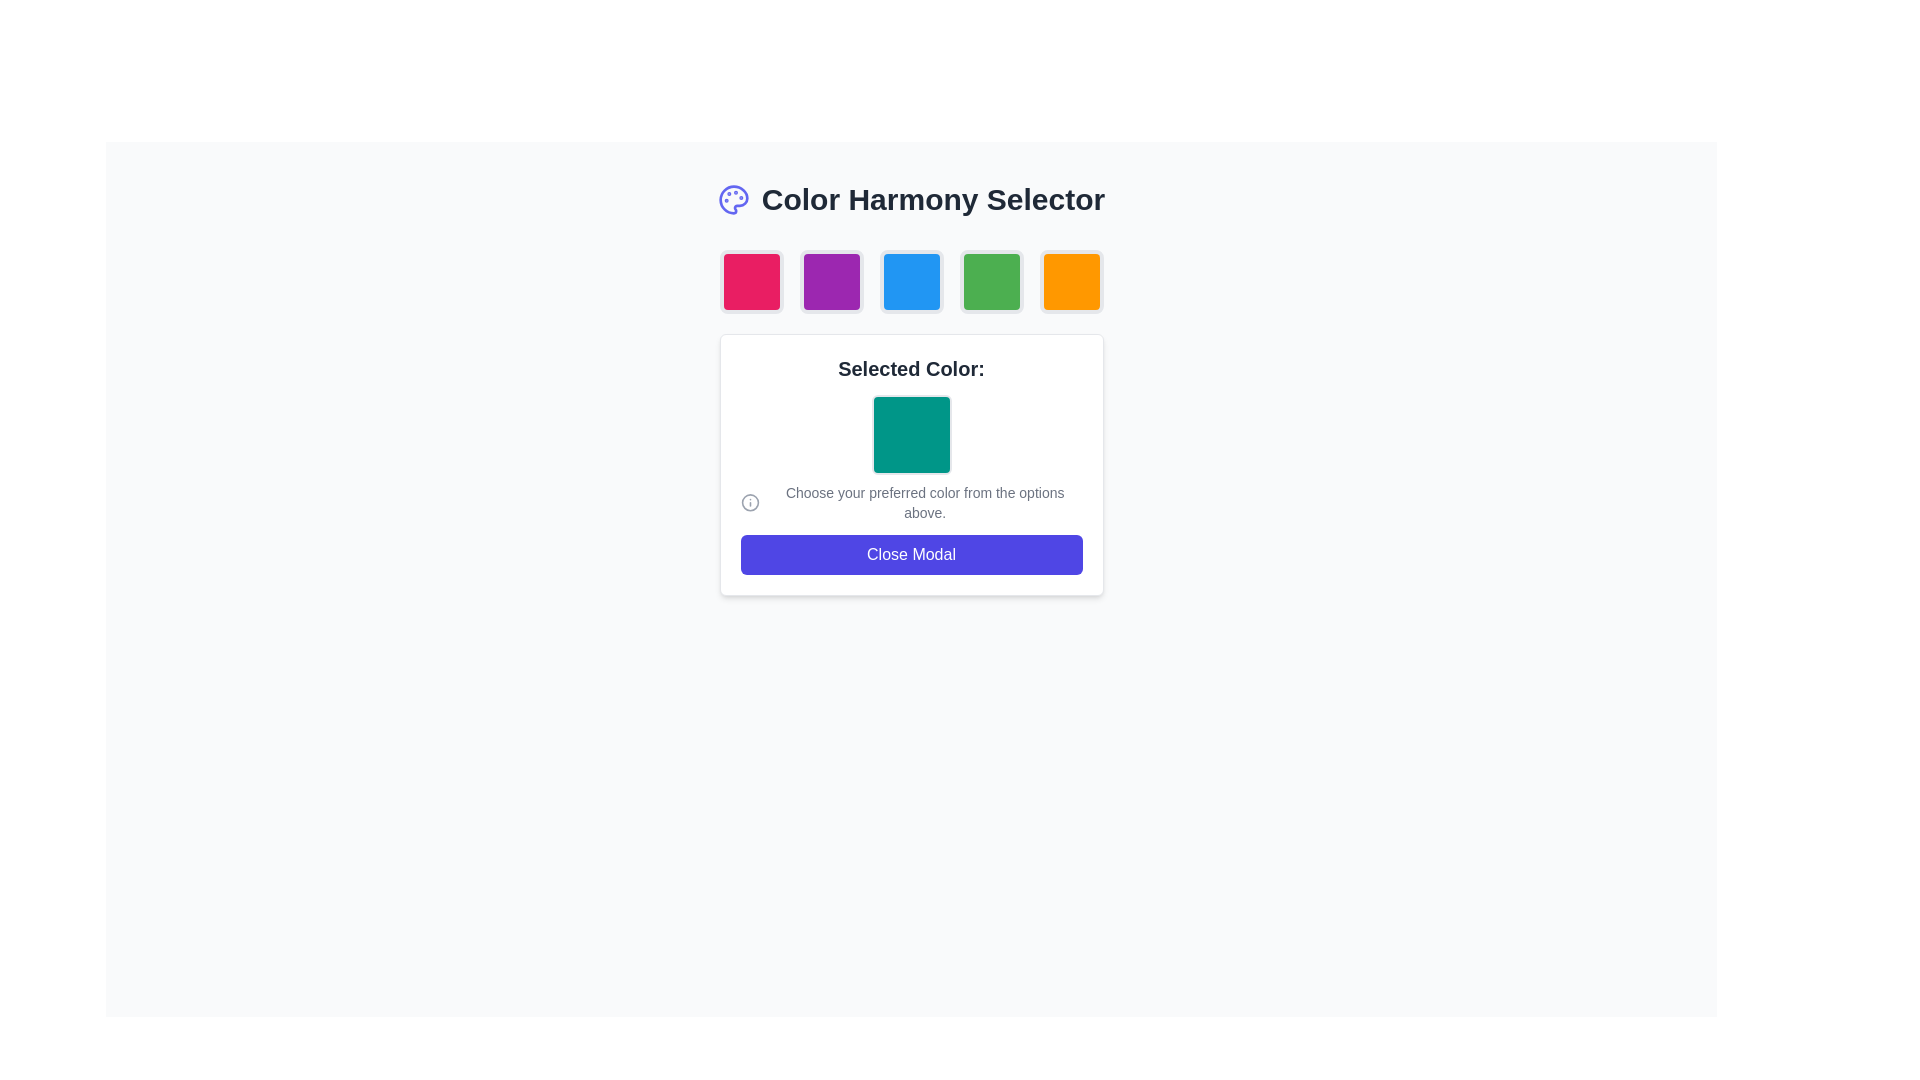 The image size is (1920, 1080). What do you see at coordinates (732, 200) in the screenshot?
I see `the indigo circular palette icon, which is the first item in the 'Color Harmony Selector' group` at bounding box center [732, 200].